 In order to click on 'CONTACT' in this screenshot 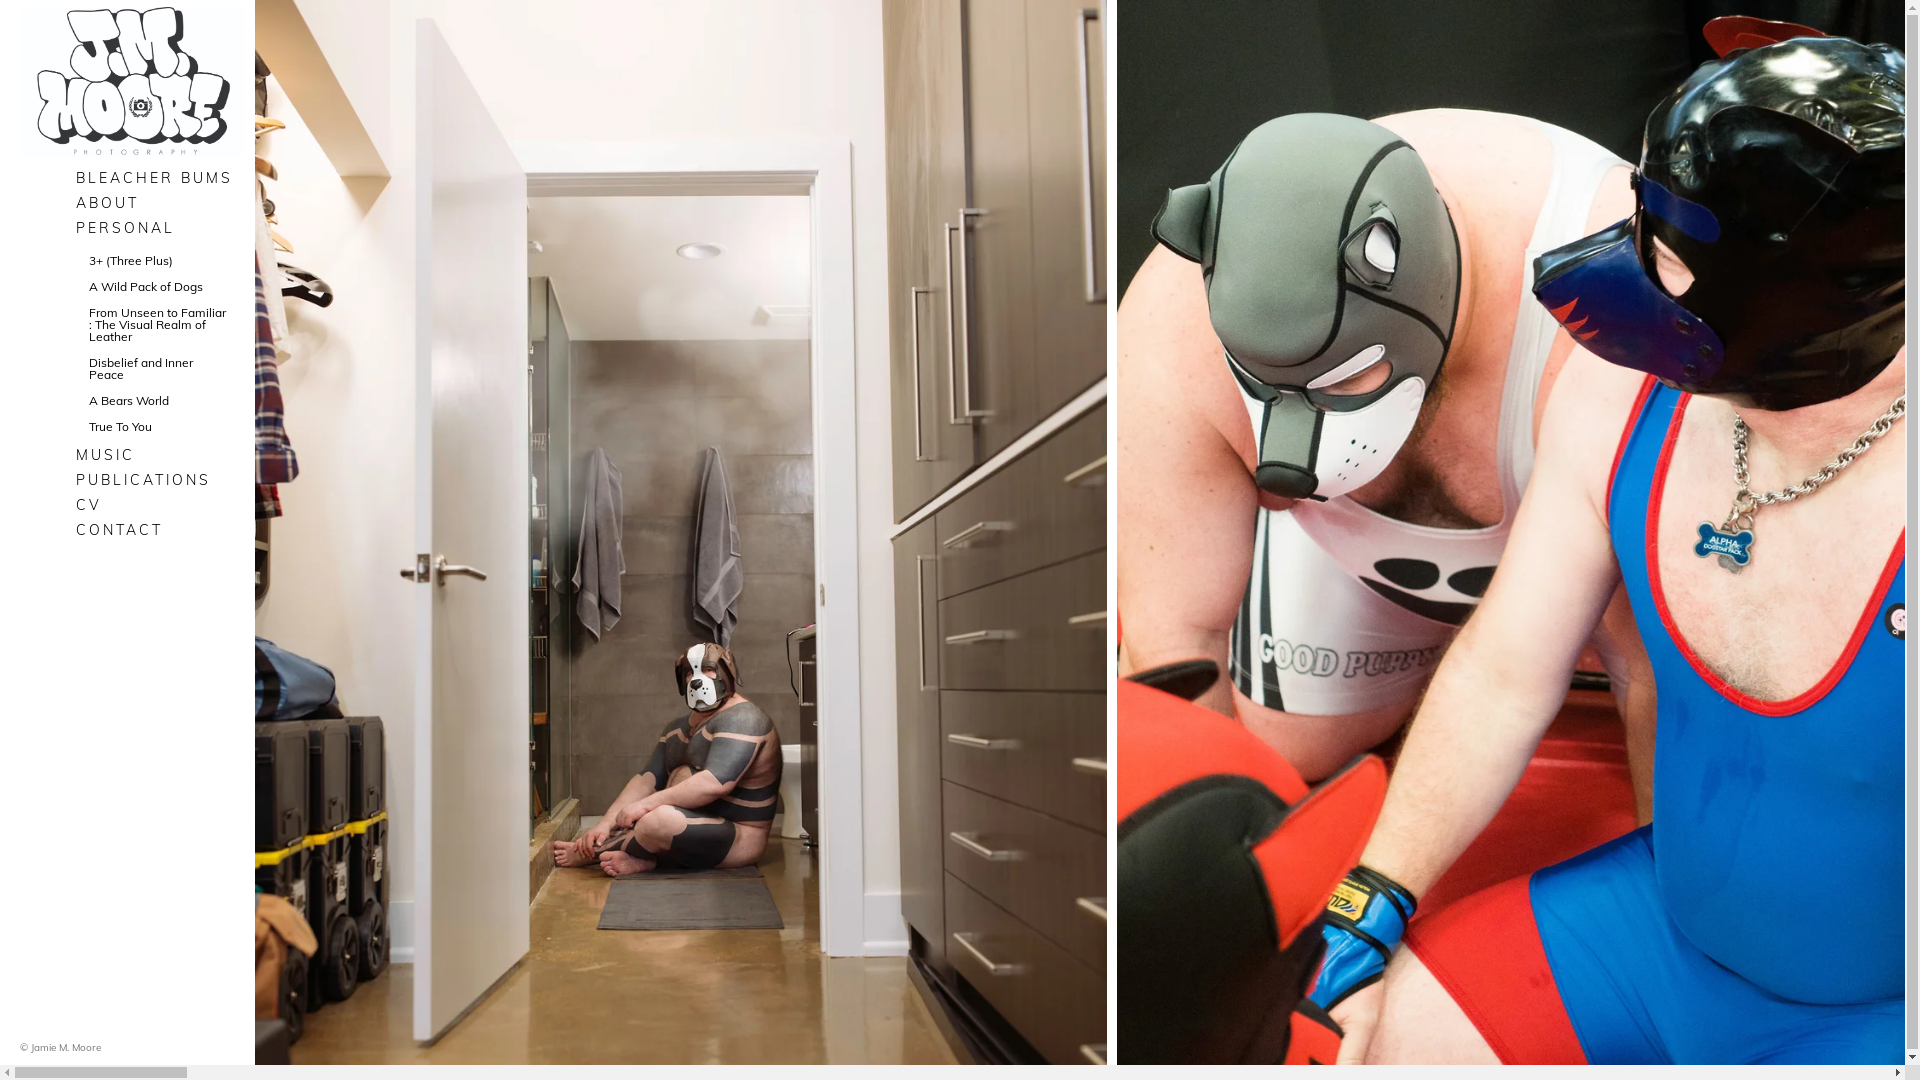, I will do `click(67, 528)`.